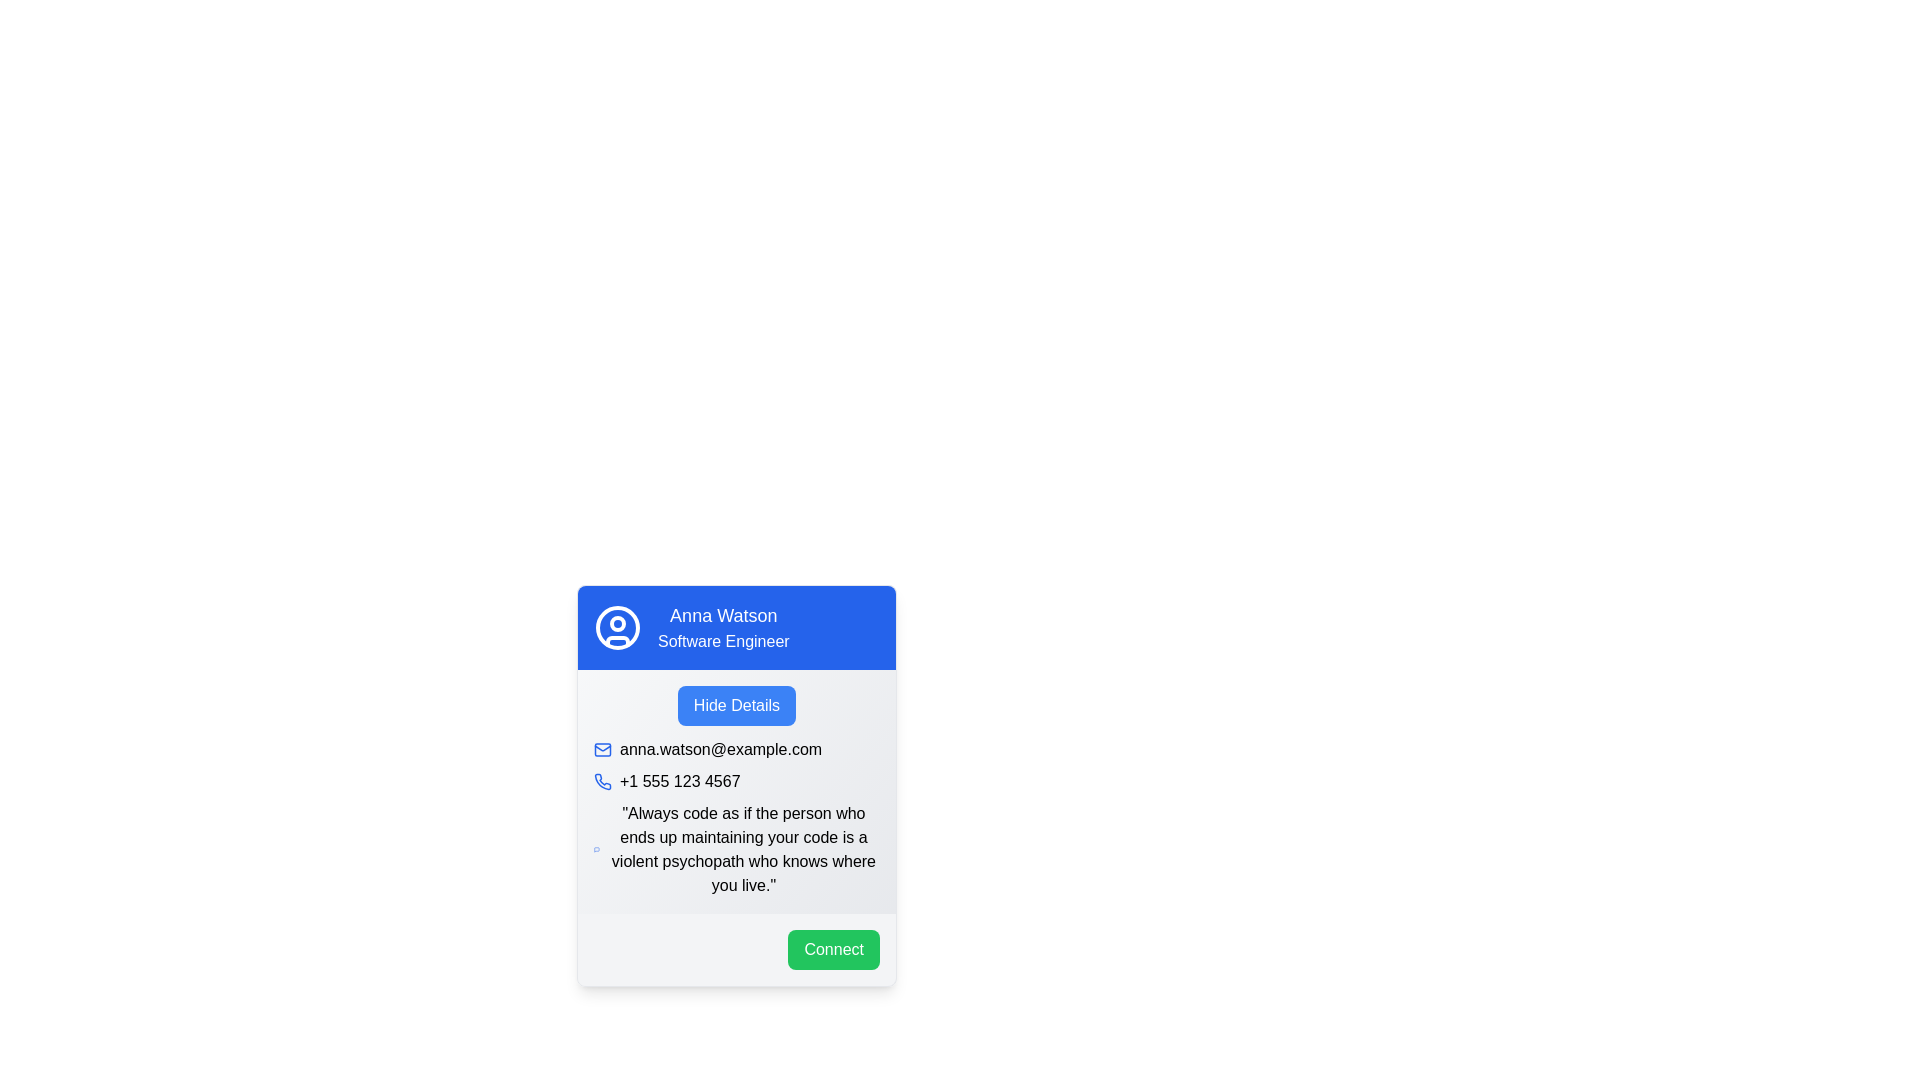 The width and height of the screenshot is (1920, 1080). Describe the element at coordinates (722, 641) in the screenshot. I see `the static text element displaying 'Software Engineer', which is styled in white text on a blue background and located beneath 'Anna Watson'` at that location.